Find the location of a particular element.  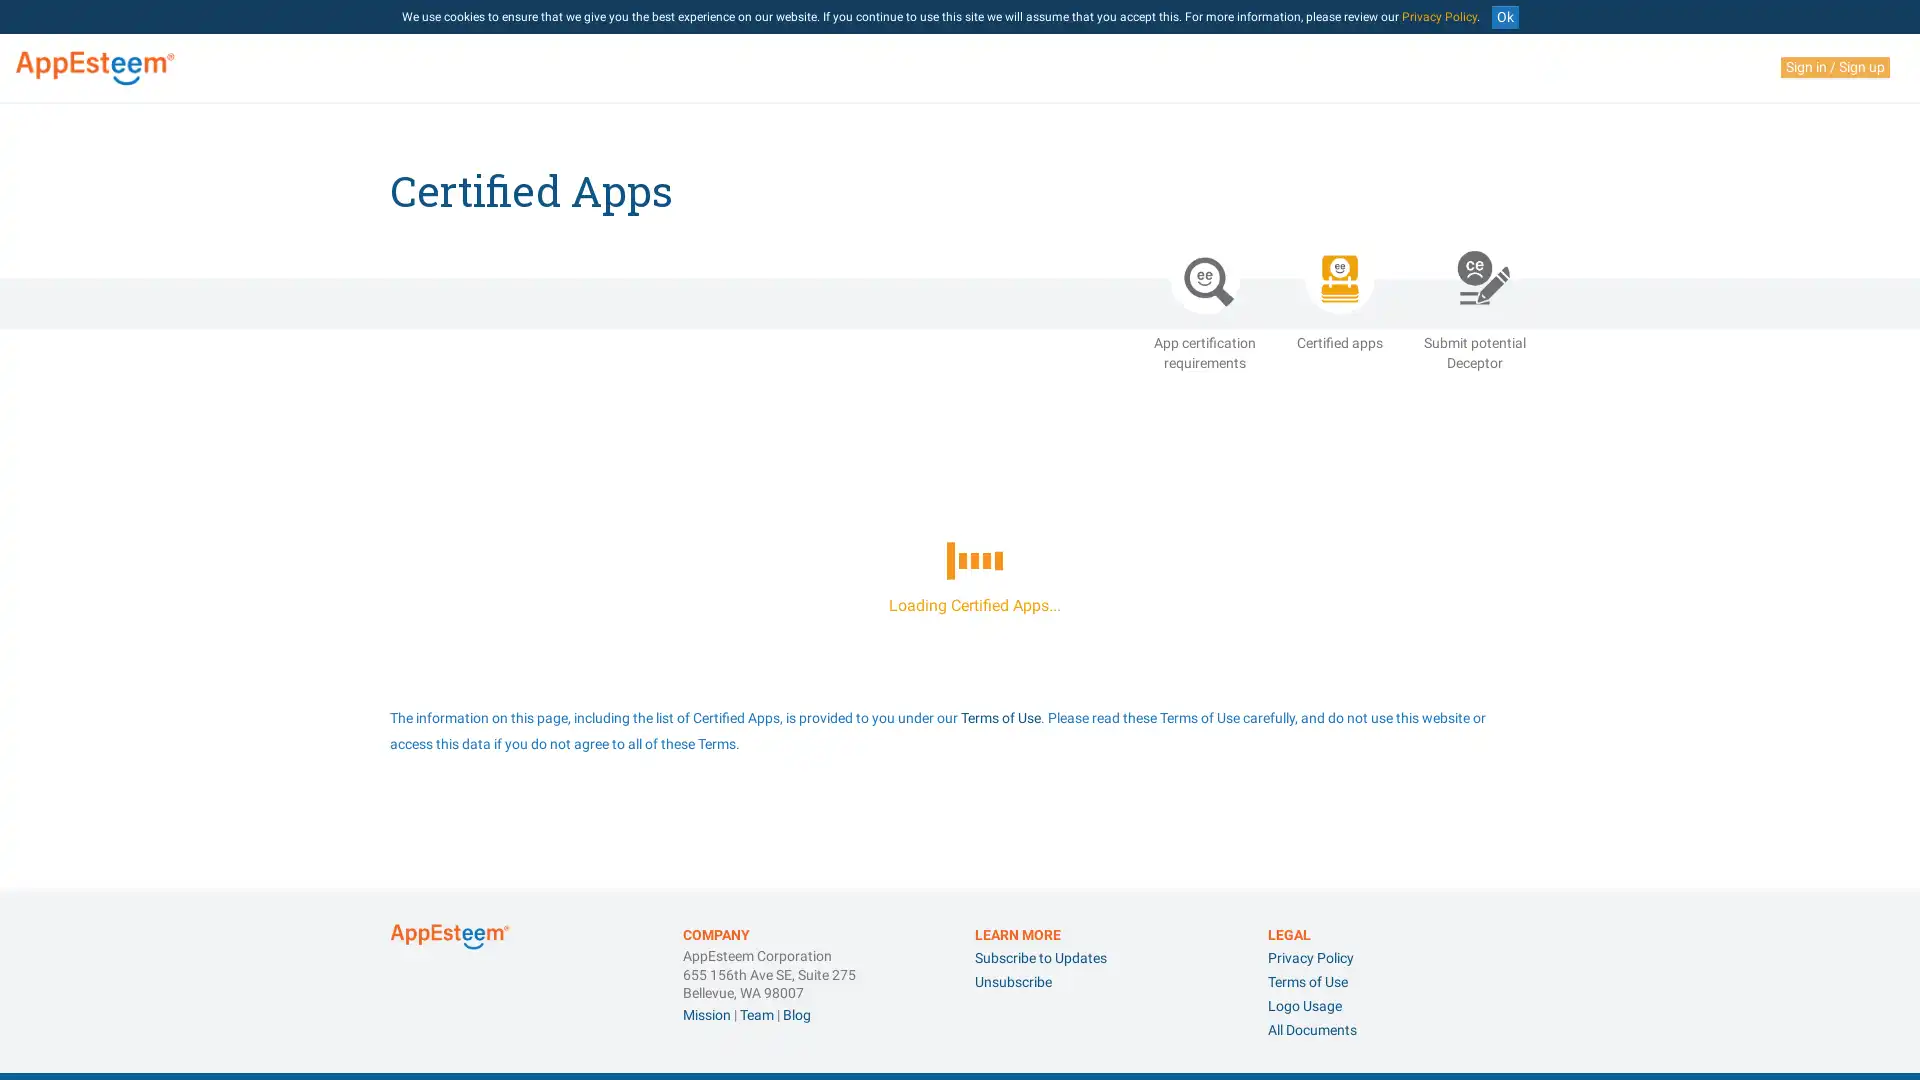

Last is located at coordinates (1512, 998).